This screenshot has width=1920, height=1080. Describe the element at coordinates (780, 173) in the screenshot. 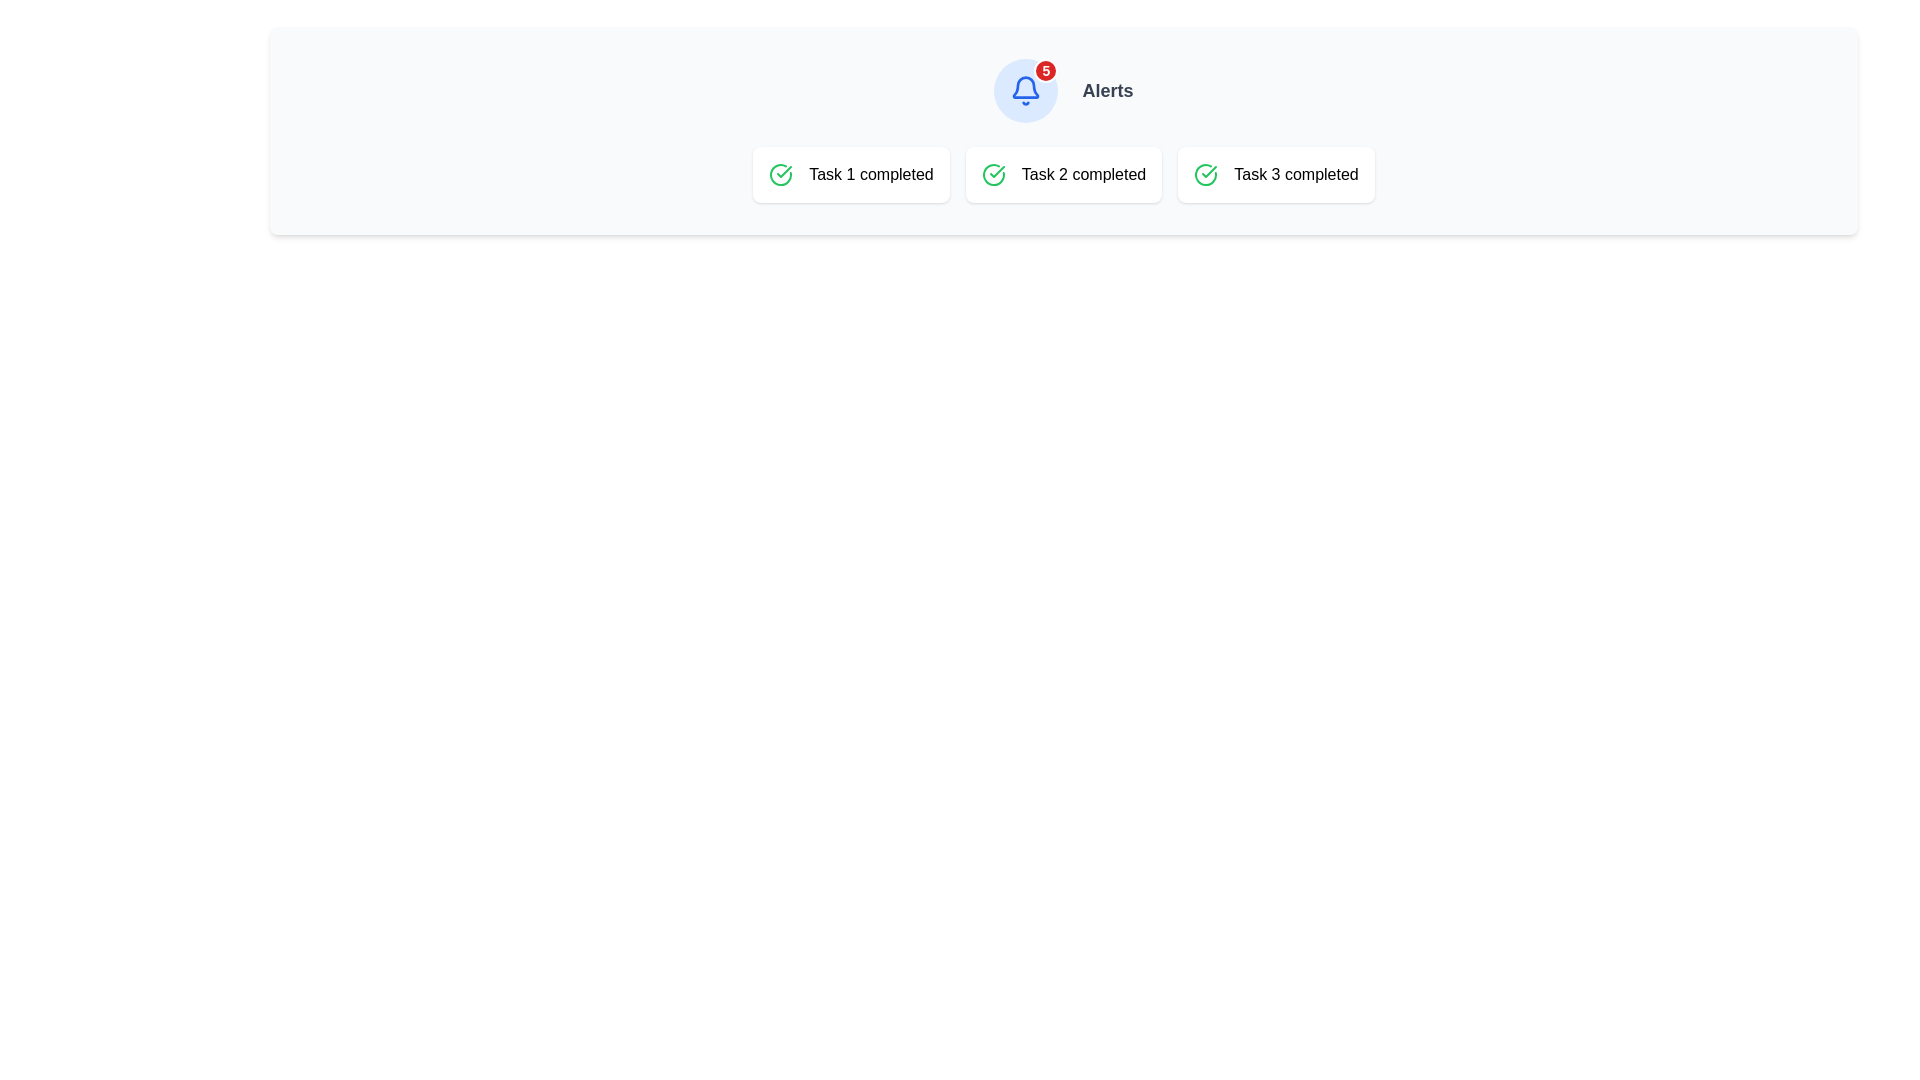

I see `the green circular checkmark icon located to the left of the text 'Task 1 completed'` at that location.